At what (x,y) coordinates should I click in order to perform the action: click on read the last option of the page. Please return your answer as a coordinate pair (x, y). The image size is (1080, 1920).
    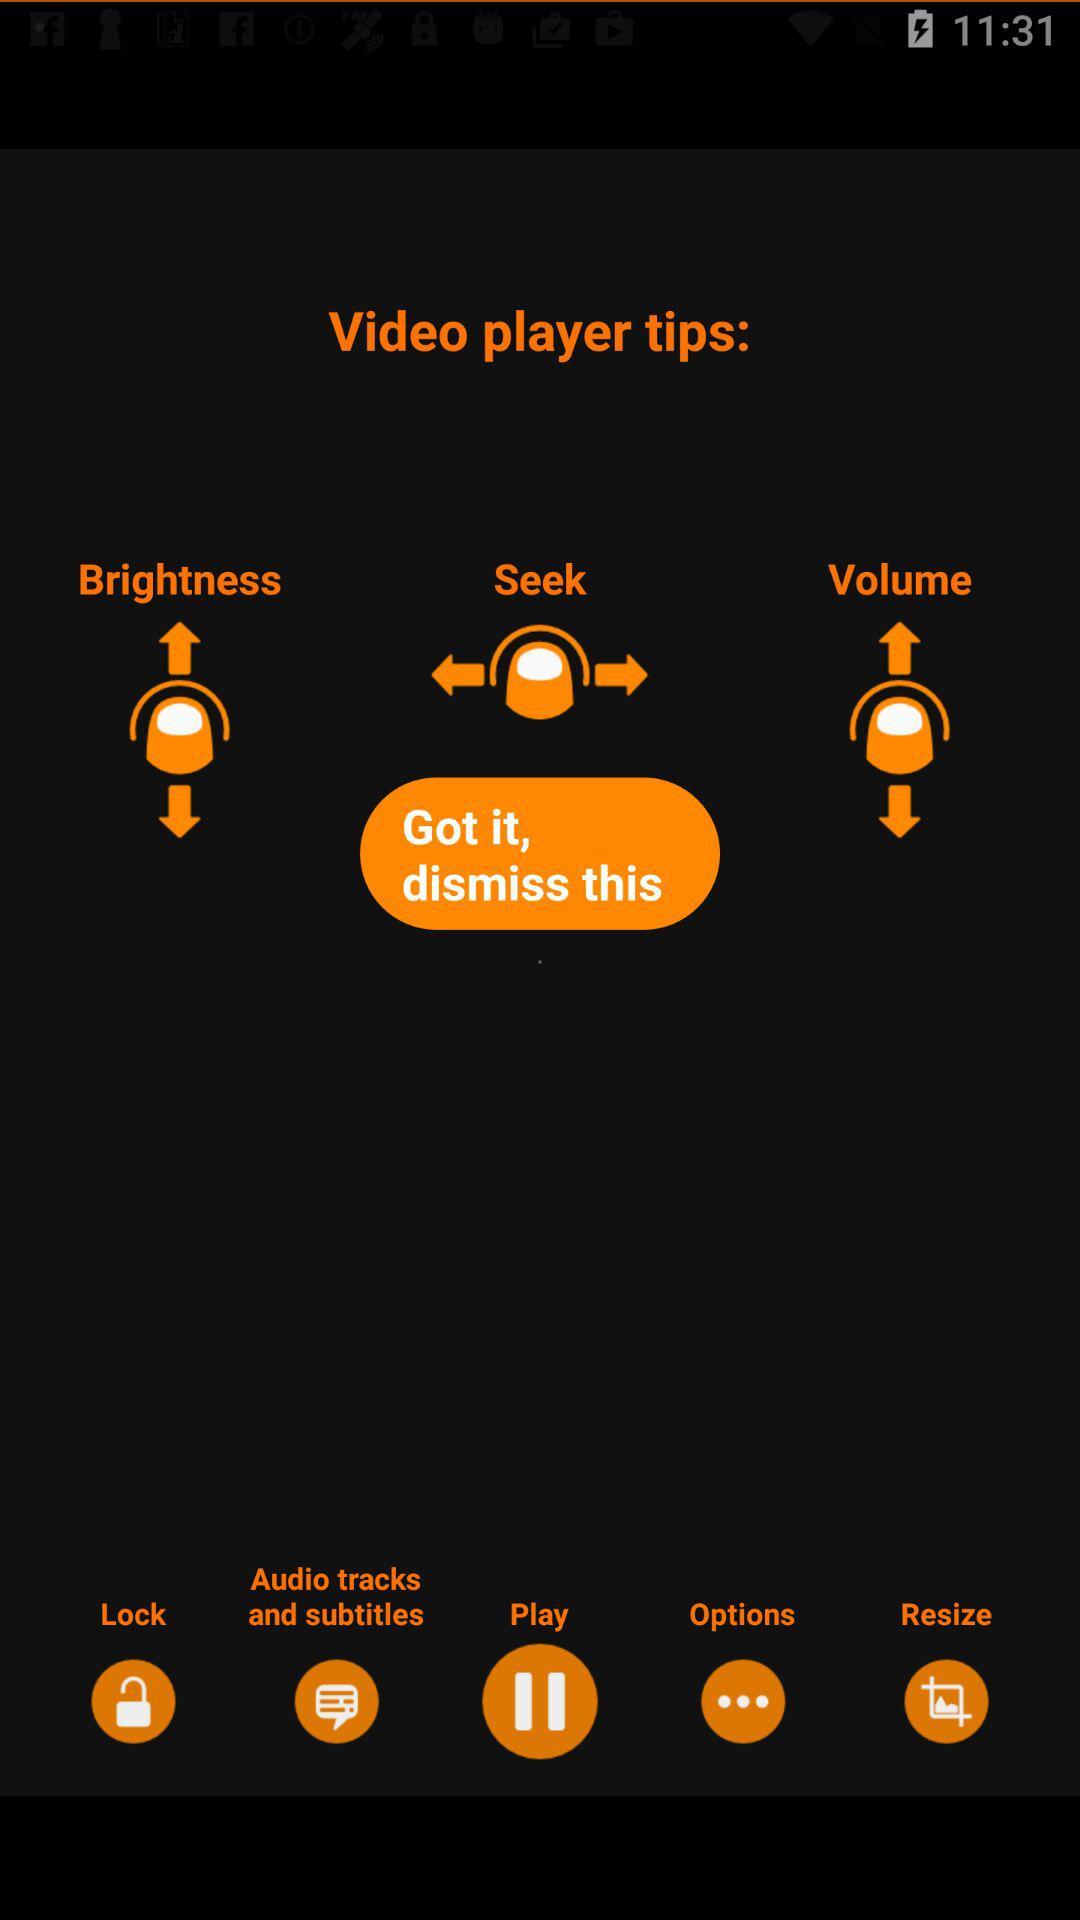
    Looking at the image, I should click on (946, 1698).